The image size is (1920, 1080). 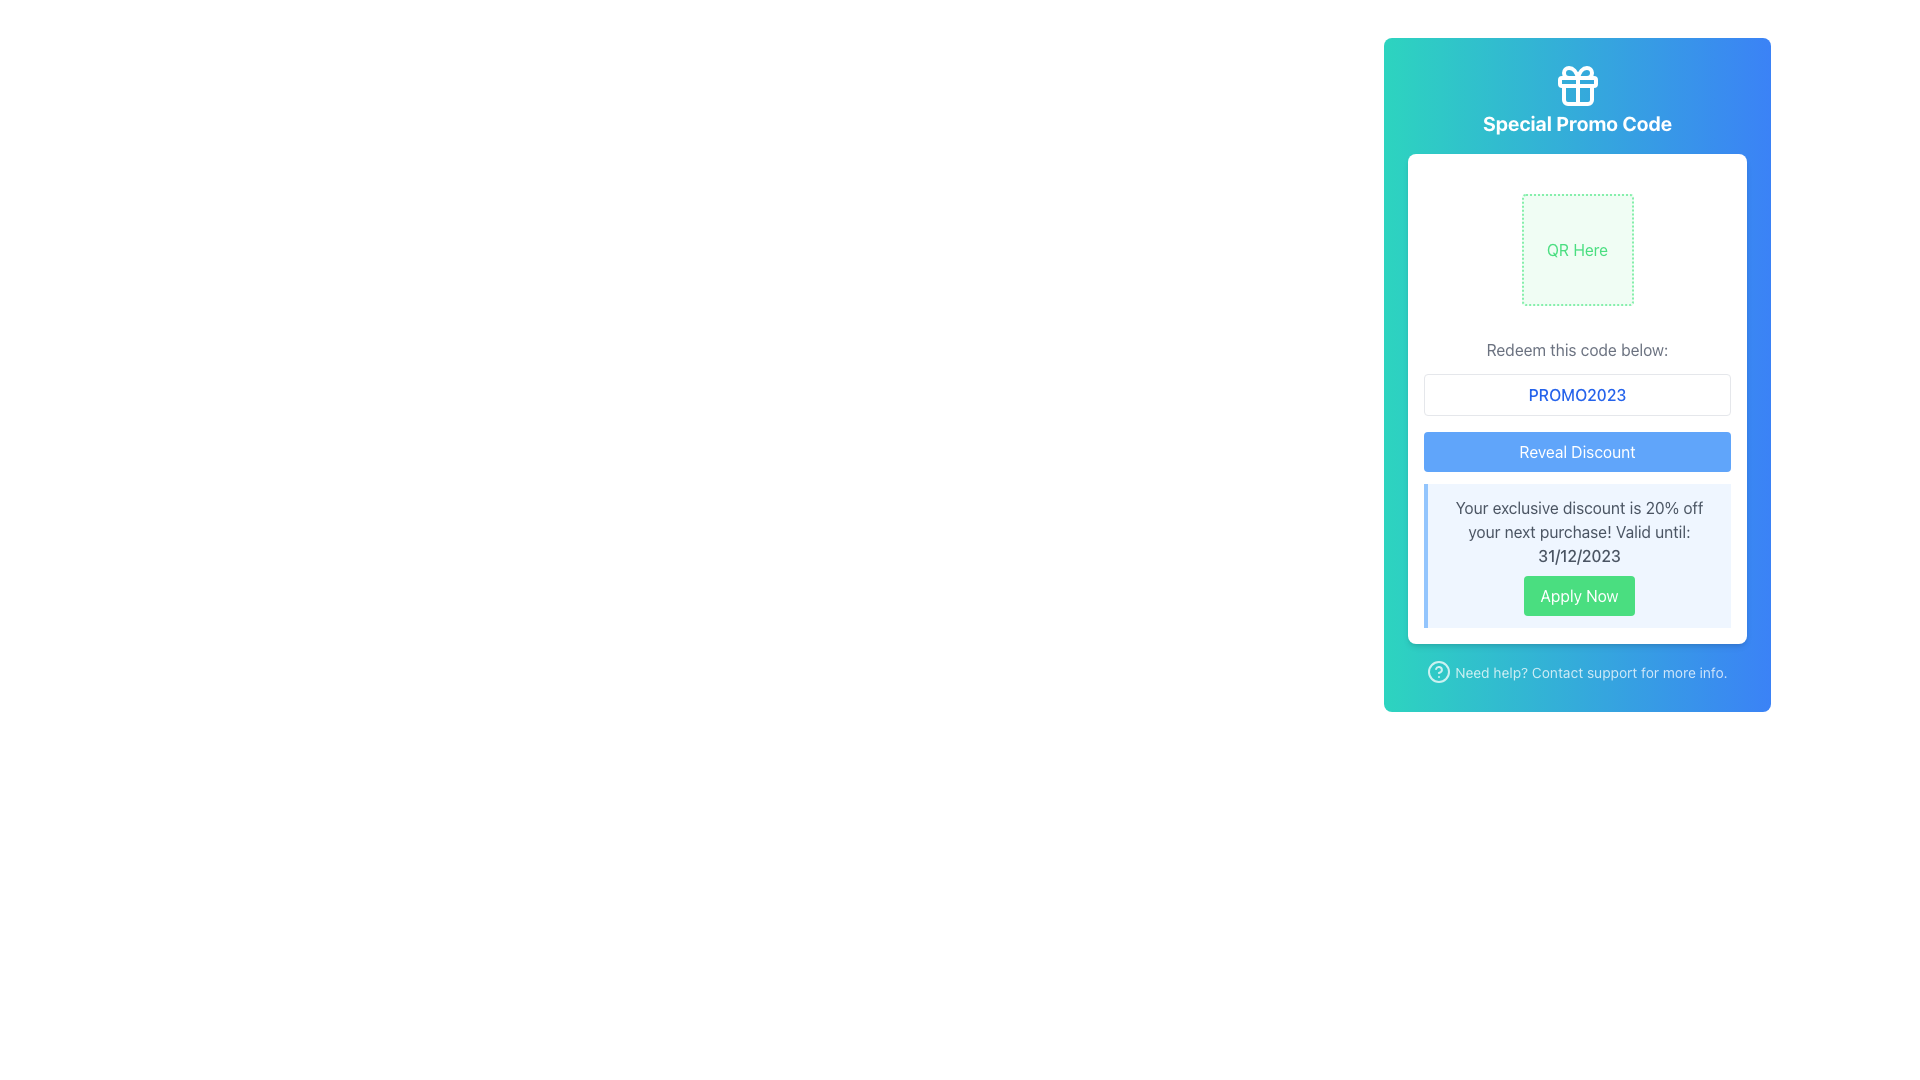 I want to click on the informational text with icon located at the bottom-center of the promotional offer card, so click(x=1576, y=674).